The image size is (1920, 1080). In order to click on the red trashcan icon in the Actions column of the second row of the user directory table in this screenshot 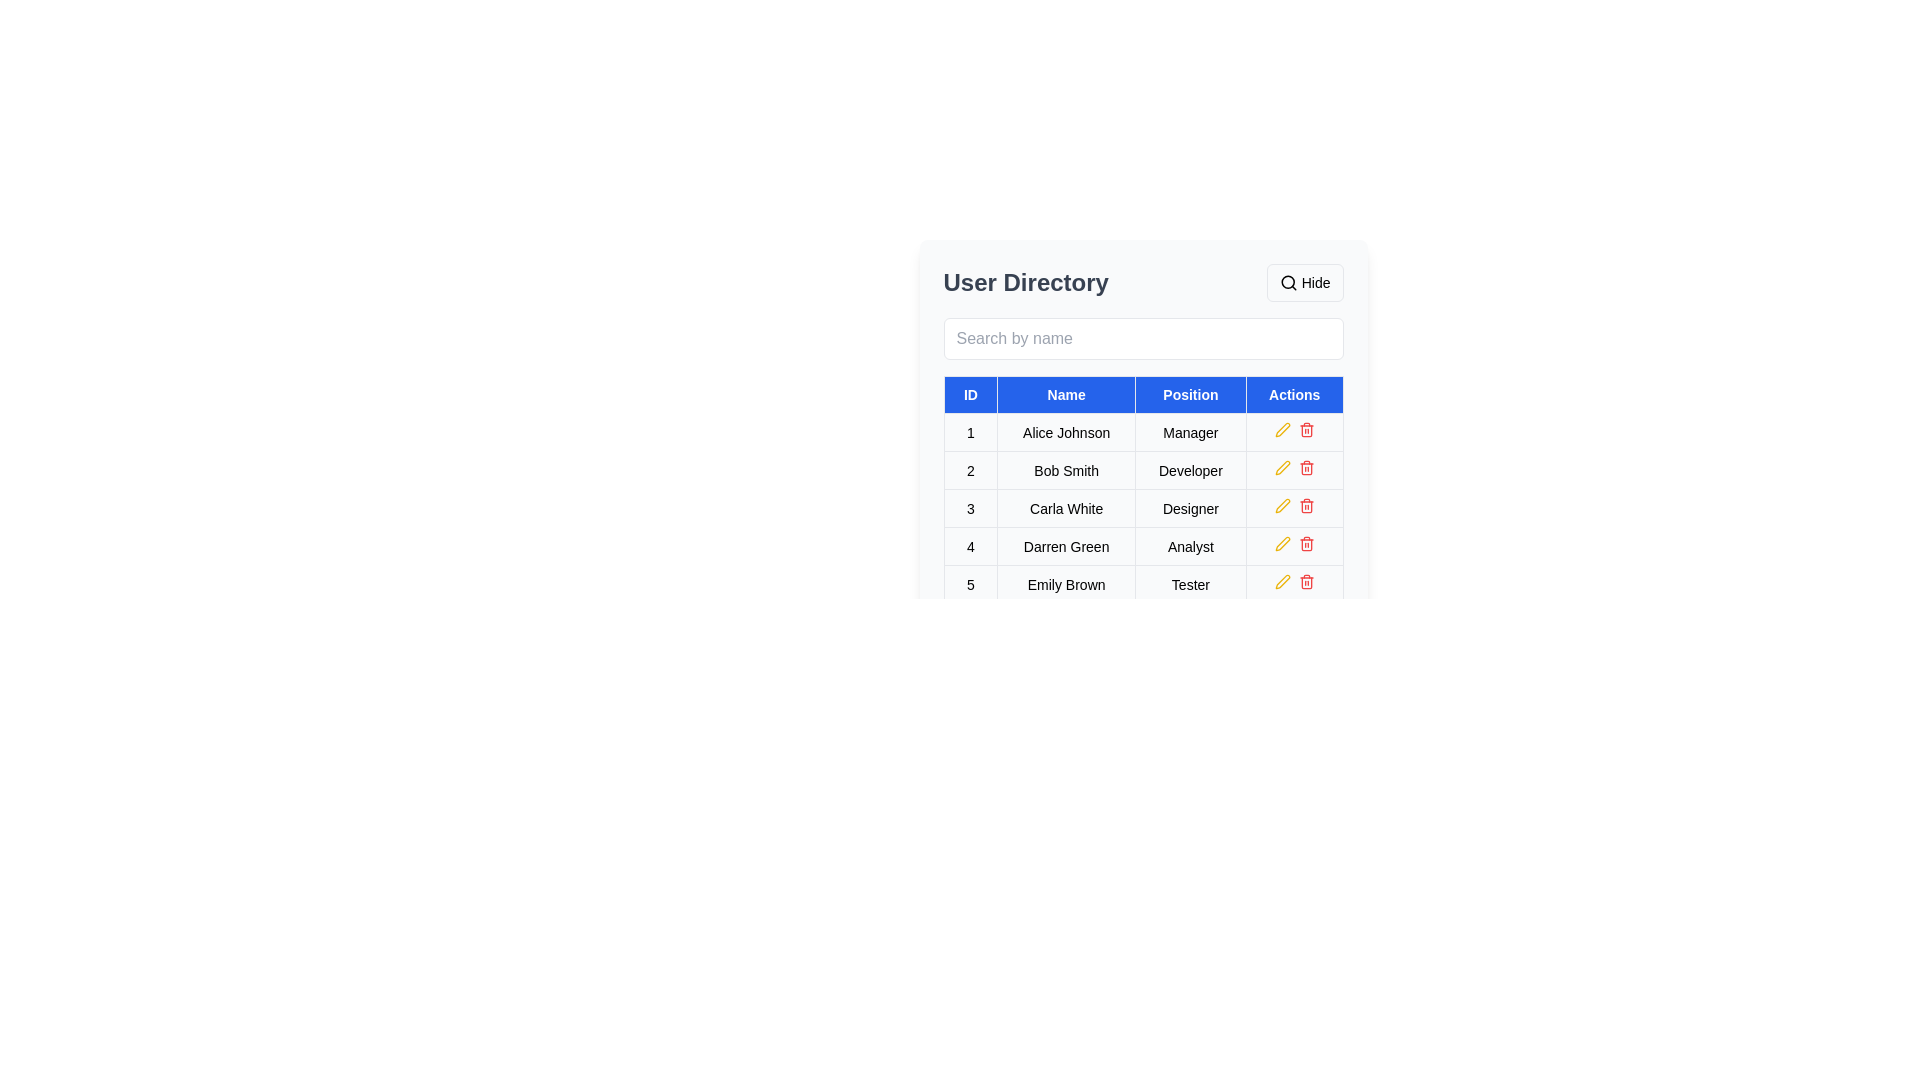, I will do `click(1306, 467)`.